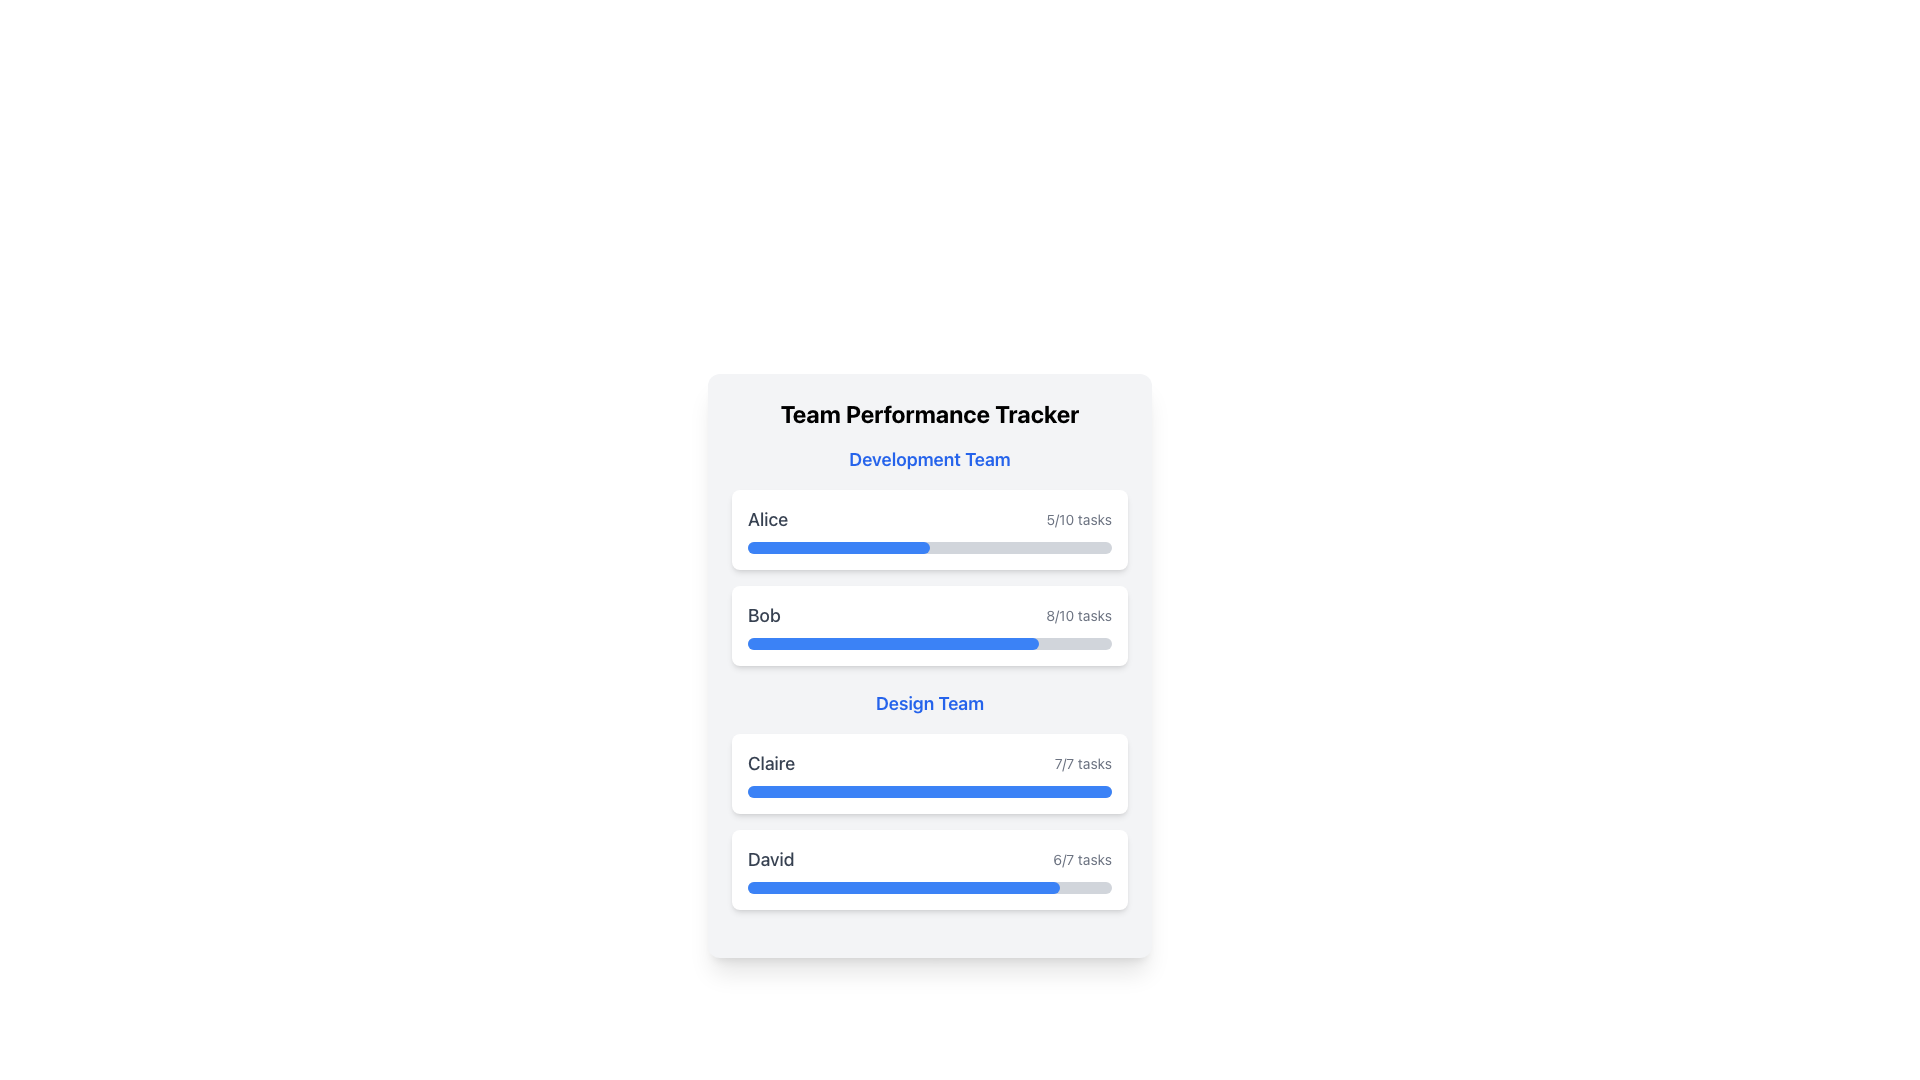  Describe the element at coordinates (1082, 763) in the screenshot. I see `task progress information displayed in the text field showing '7/7 tasks' located to the right of the 'Claire' label in the 'Design Team' section` at that location.